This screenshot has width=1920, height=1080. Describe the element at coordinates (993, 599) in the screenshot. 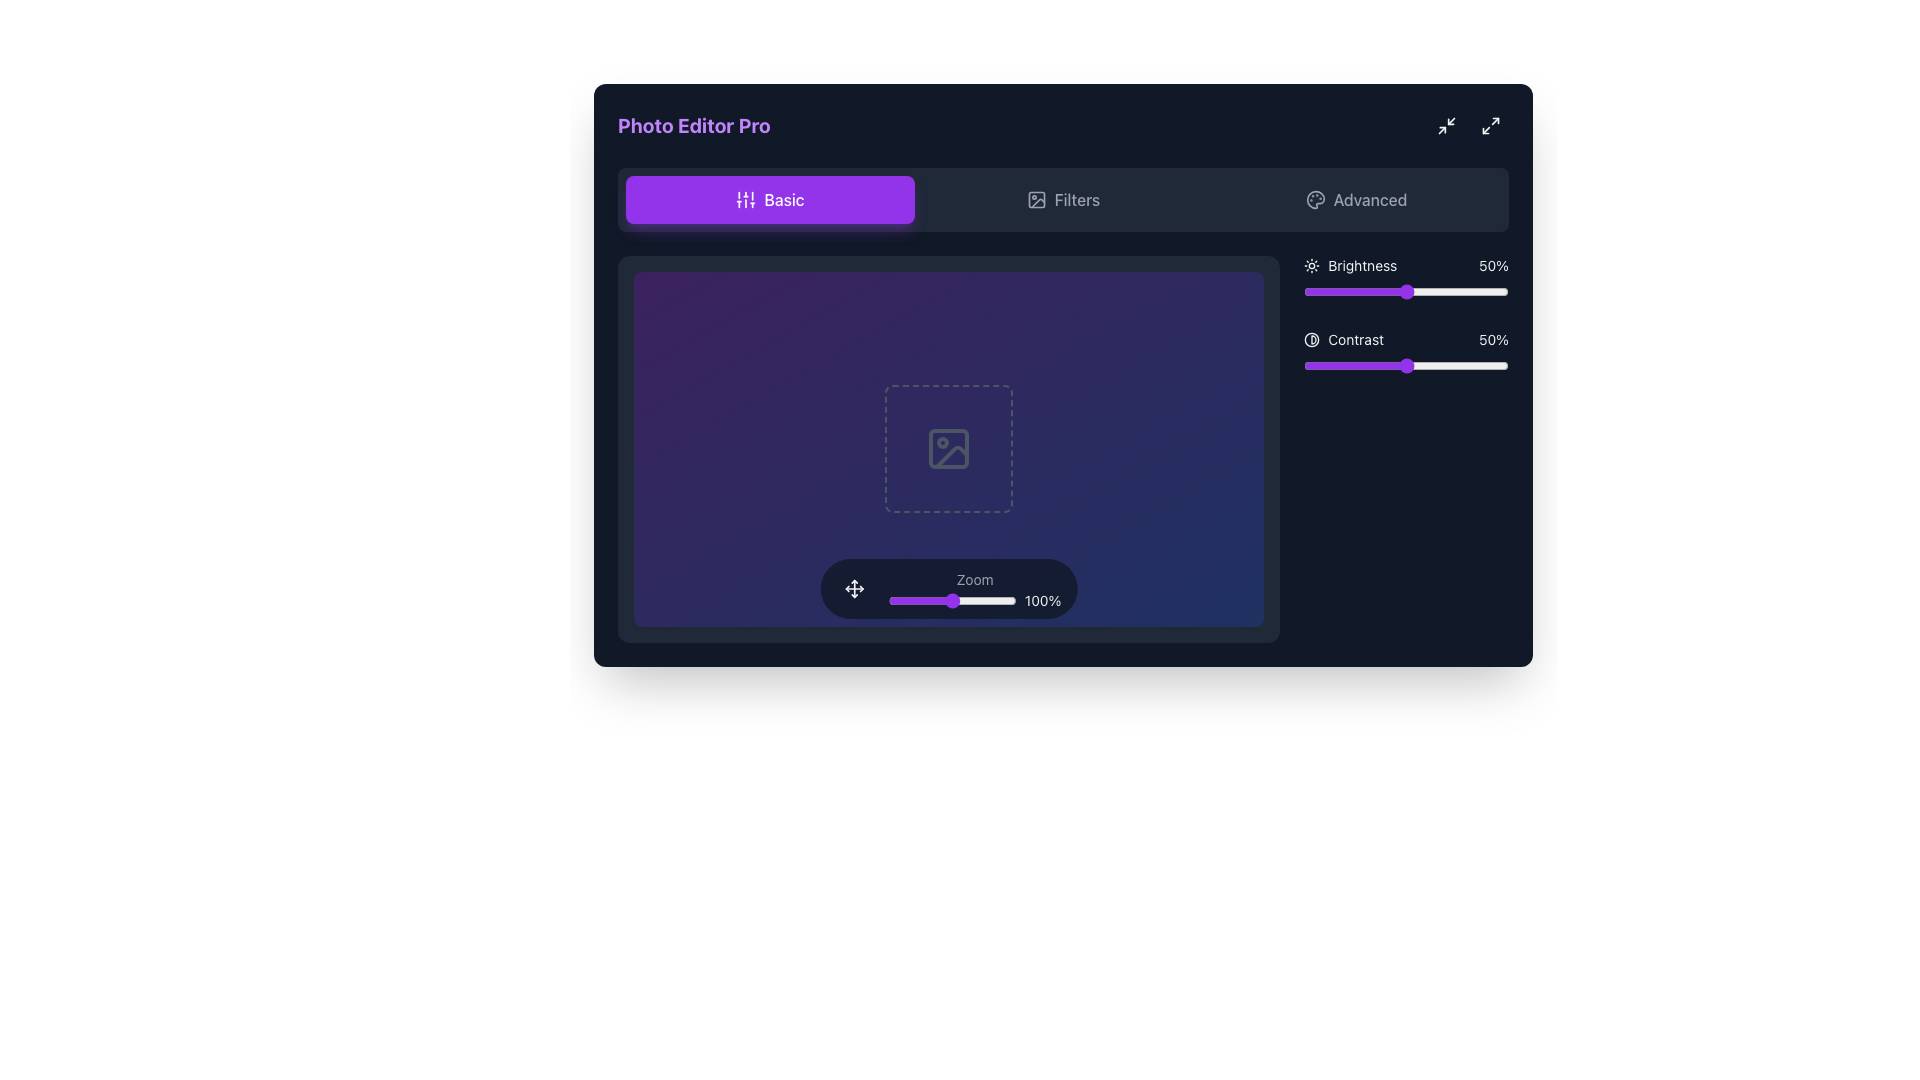

I see `the zoom level` at that location.